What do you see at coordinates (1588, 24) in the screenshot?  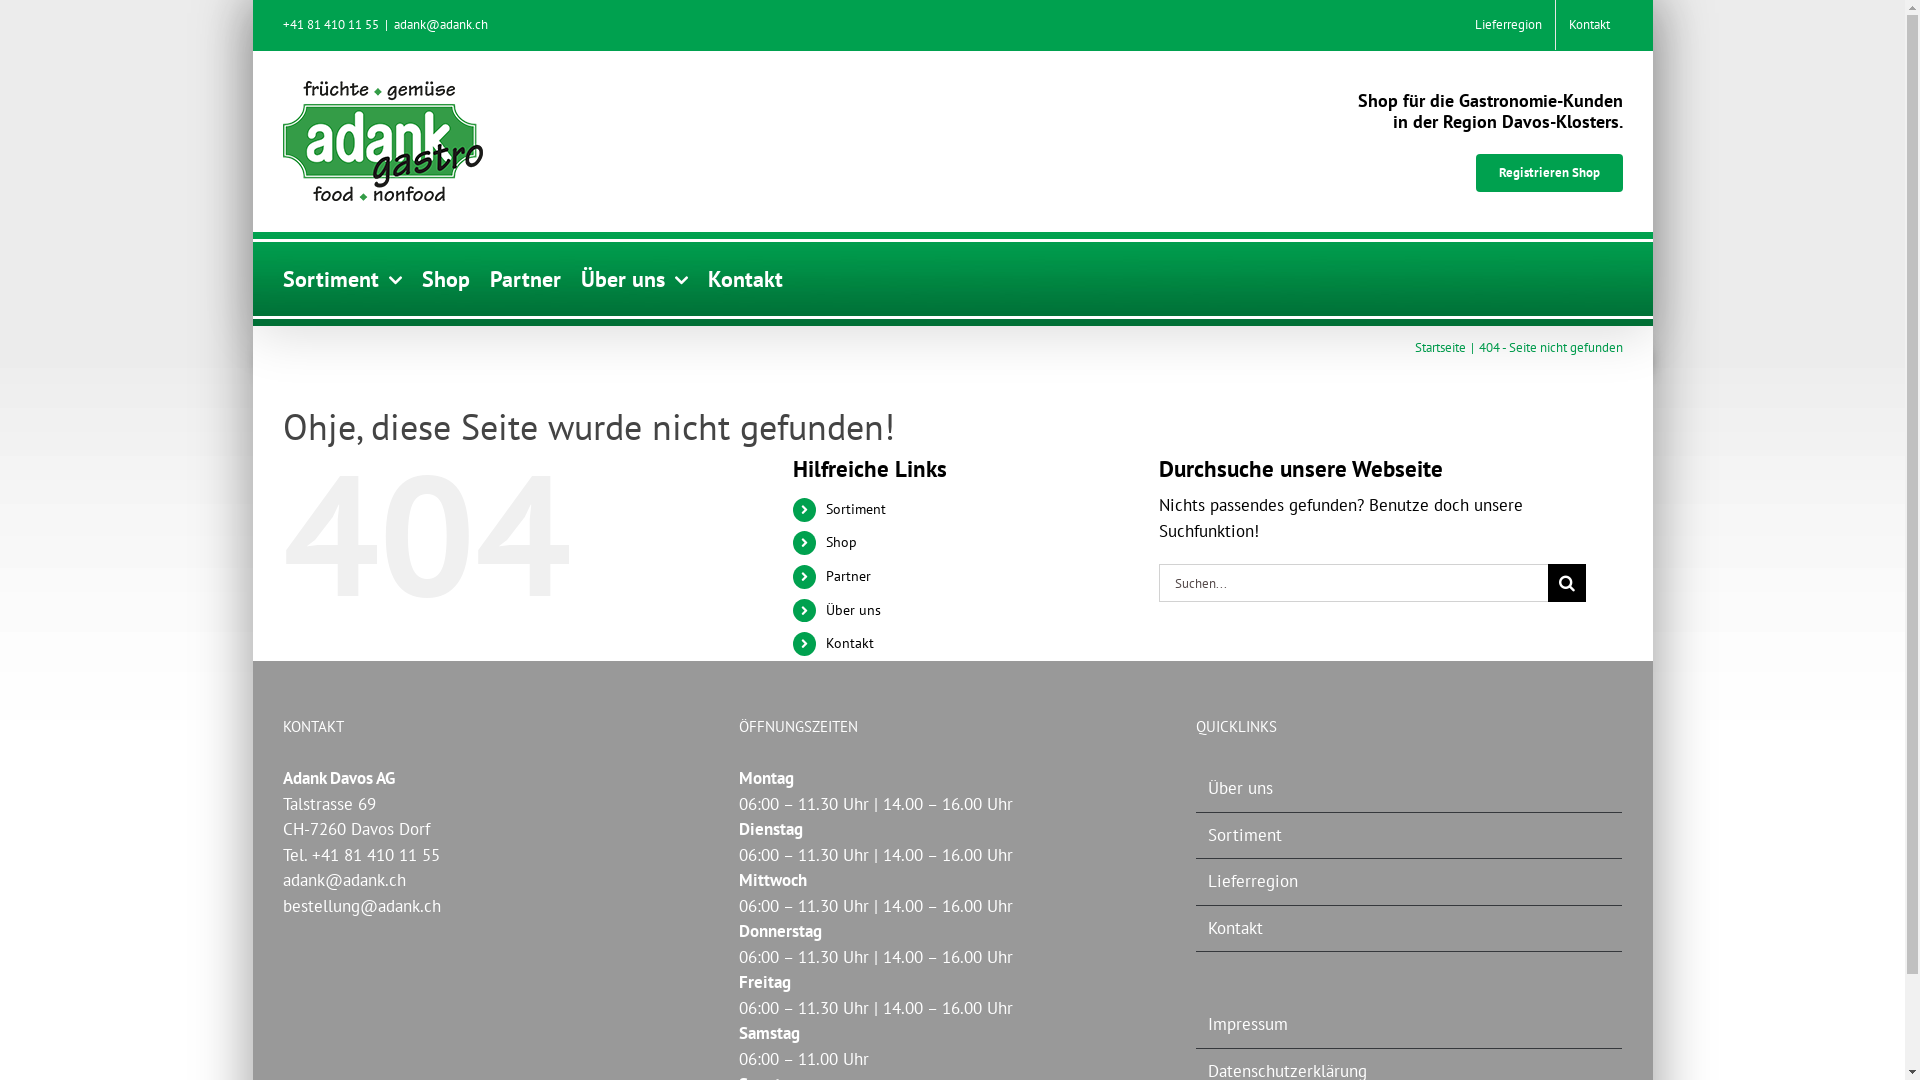 I see `'Kontakt'` at bounding box center [1588, 24].